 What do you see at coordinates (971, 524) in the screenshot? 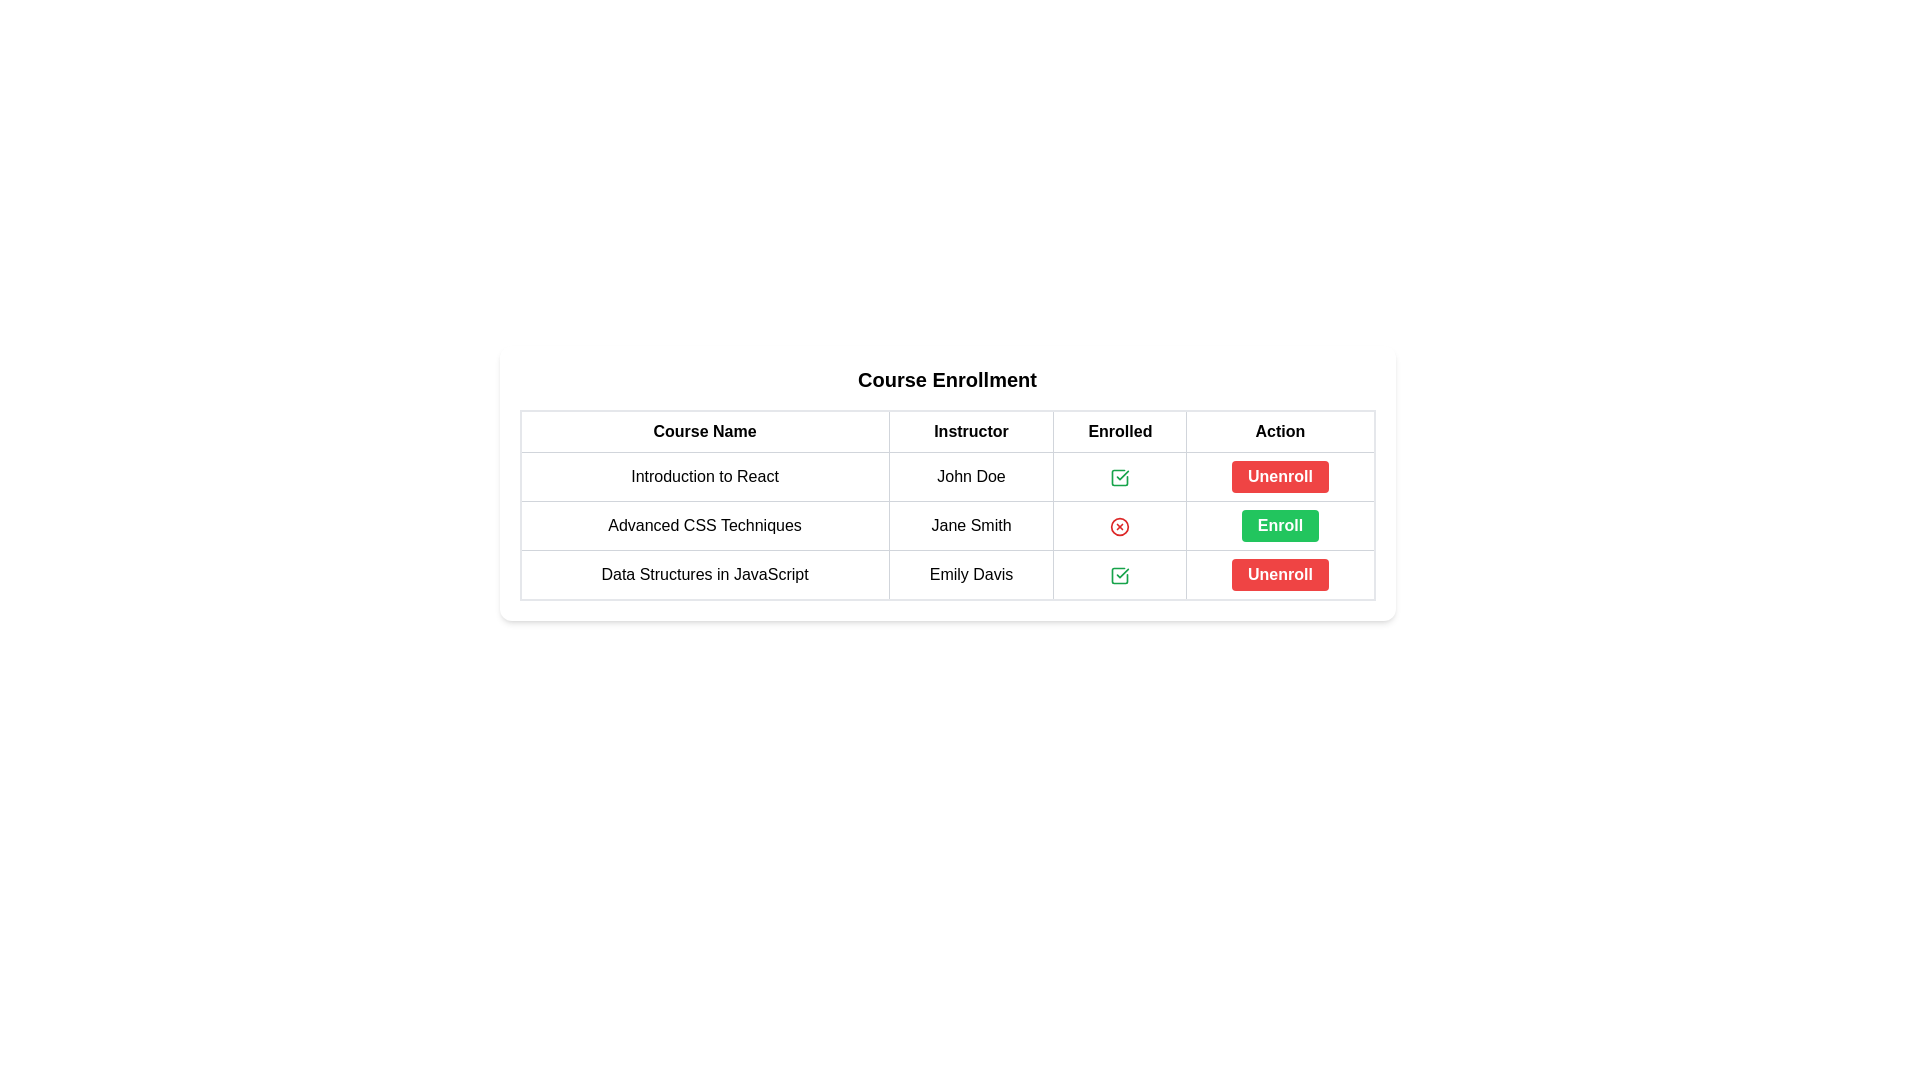
I see `the instructor's name displayed in the second row of the table under the 'Instructor' column` at bounding box center [971, 524].